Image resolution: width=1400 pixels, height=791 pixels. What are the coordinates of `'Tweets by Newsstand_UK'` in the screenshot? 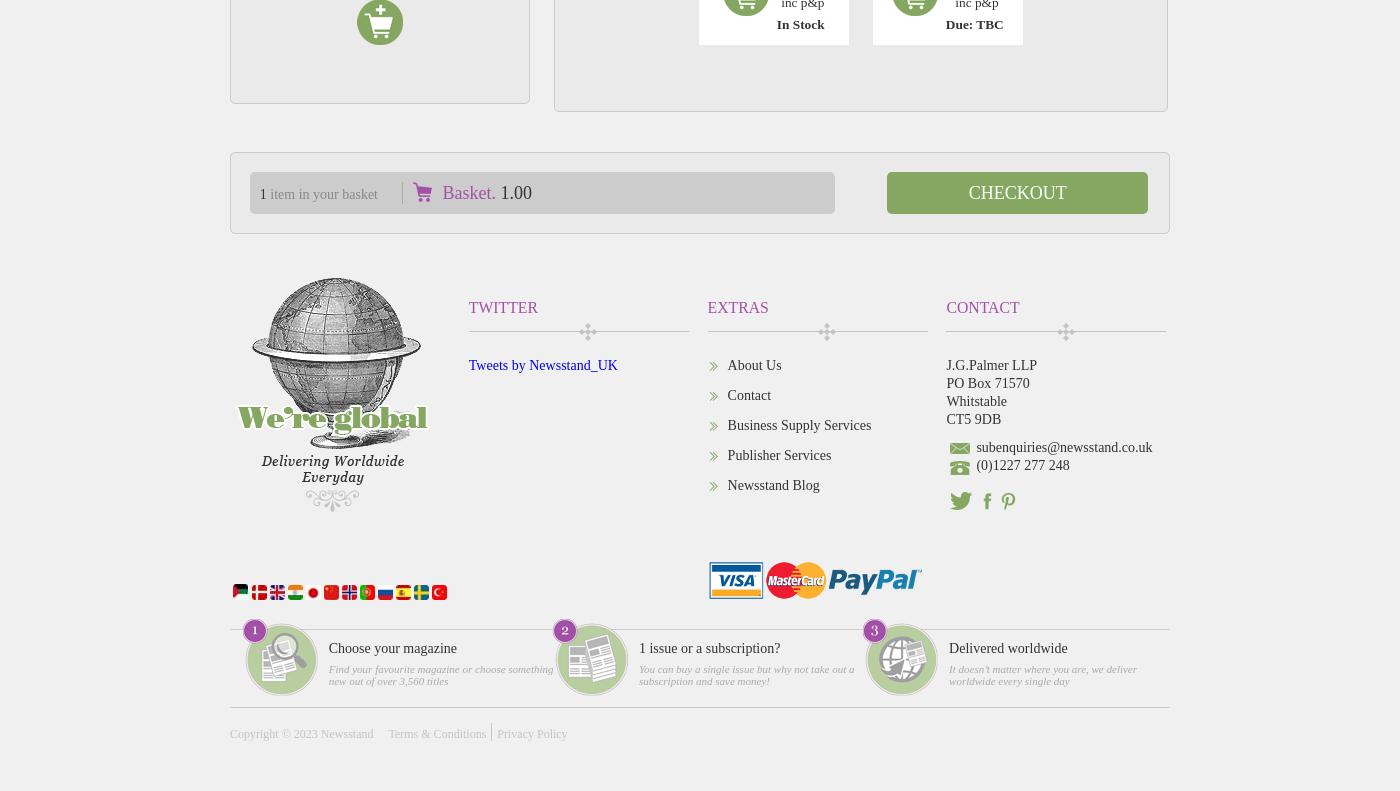 It's located at (542, 363).